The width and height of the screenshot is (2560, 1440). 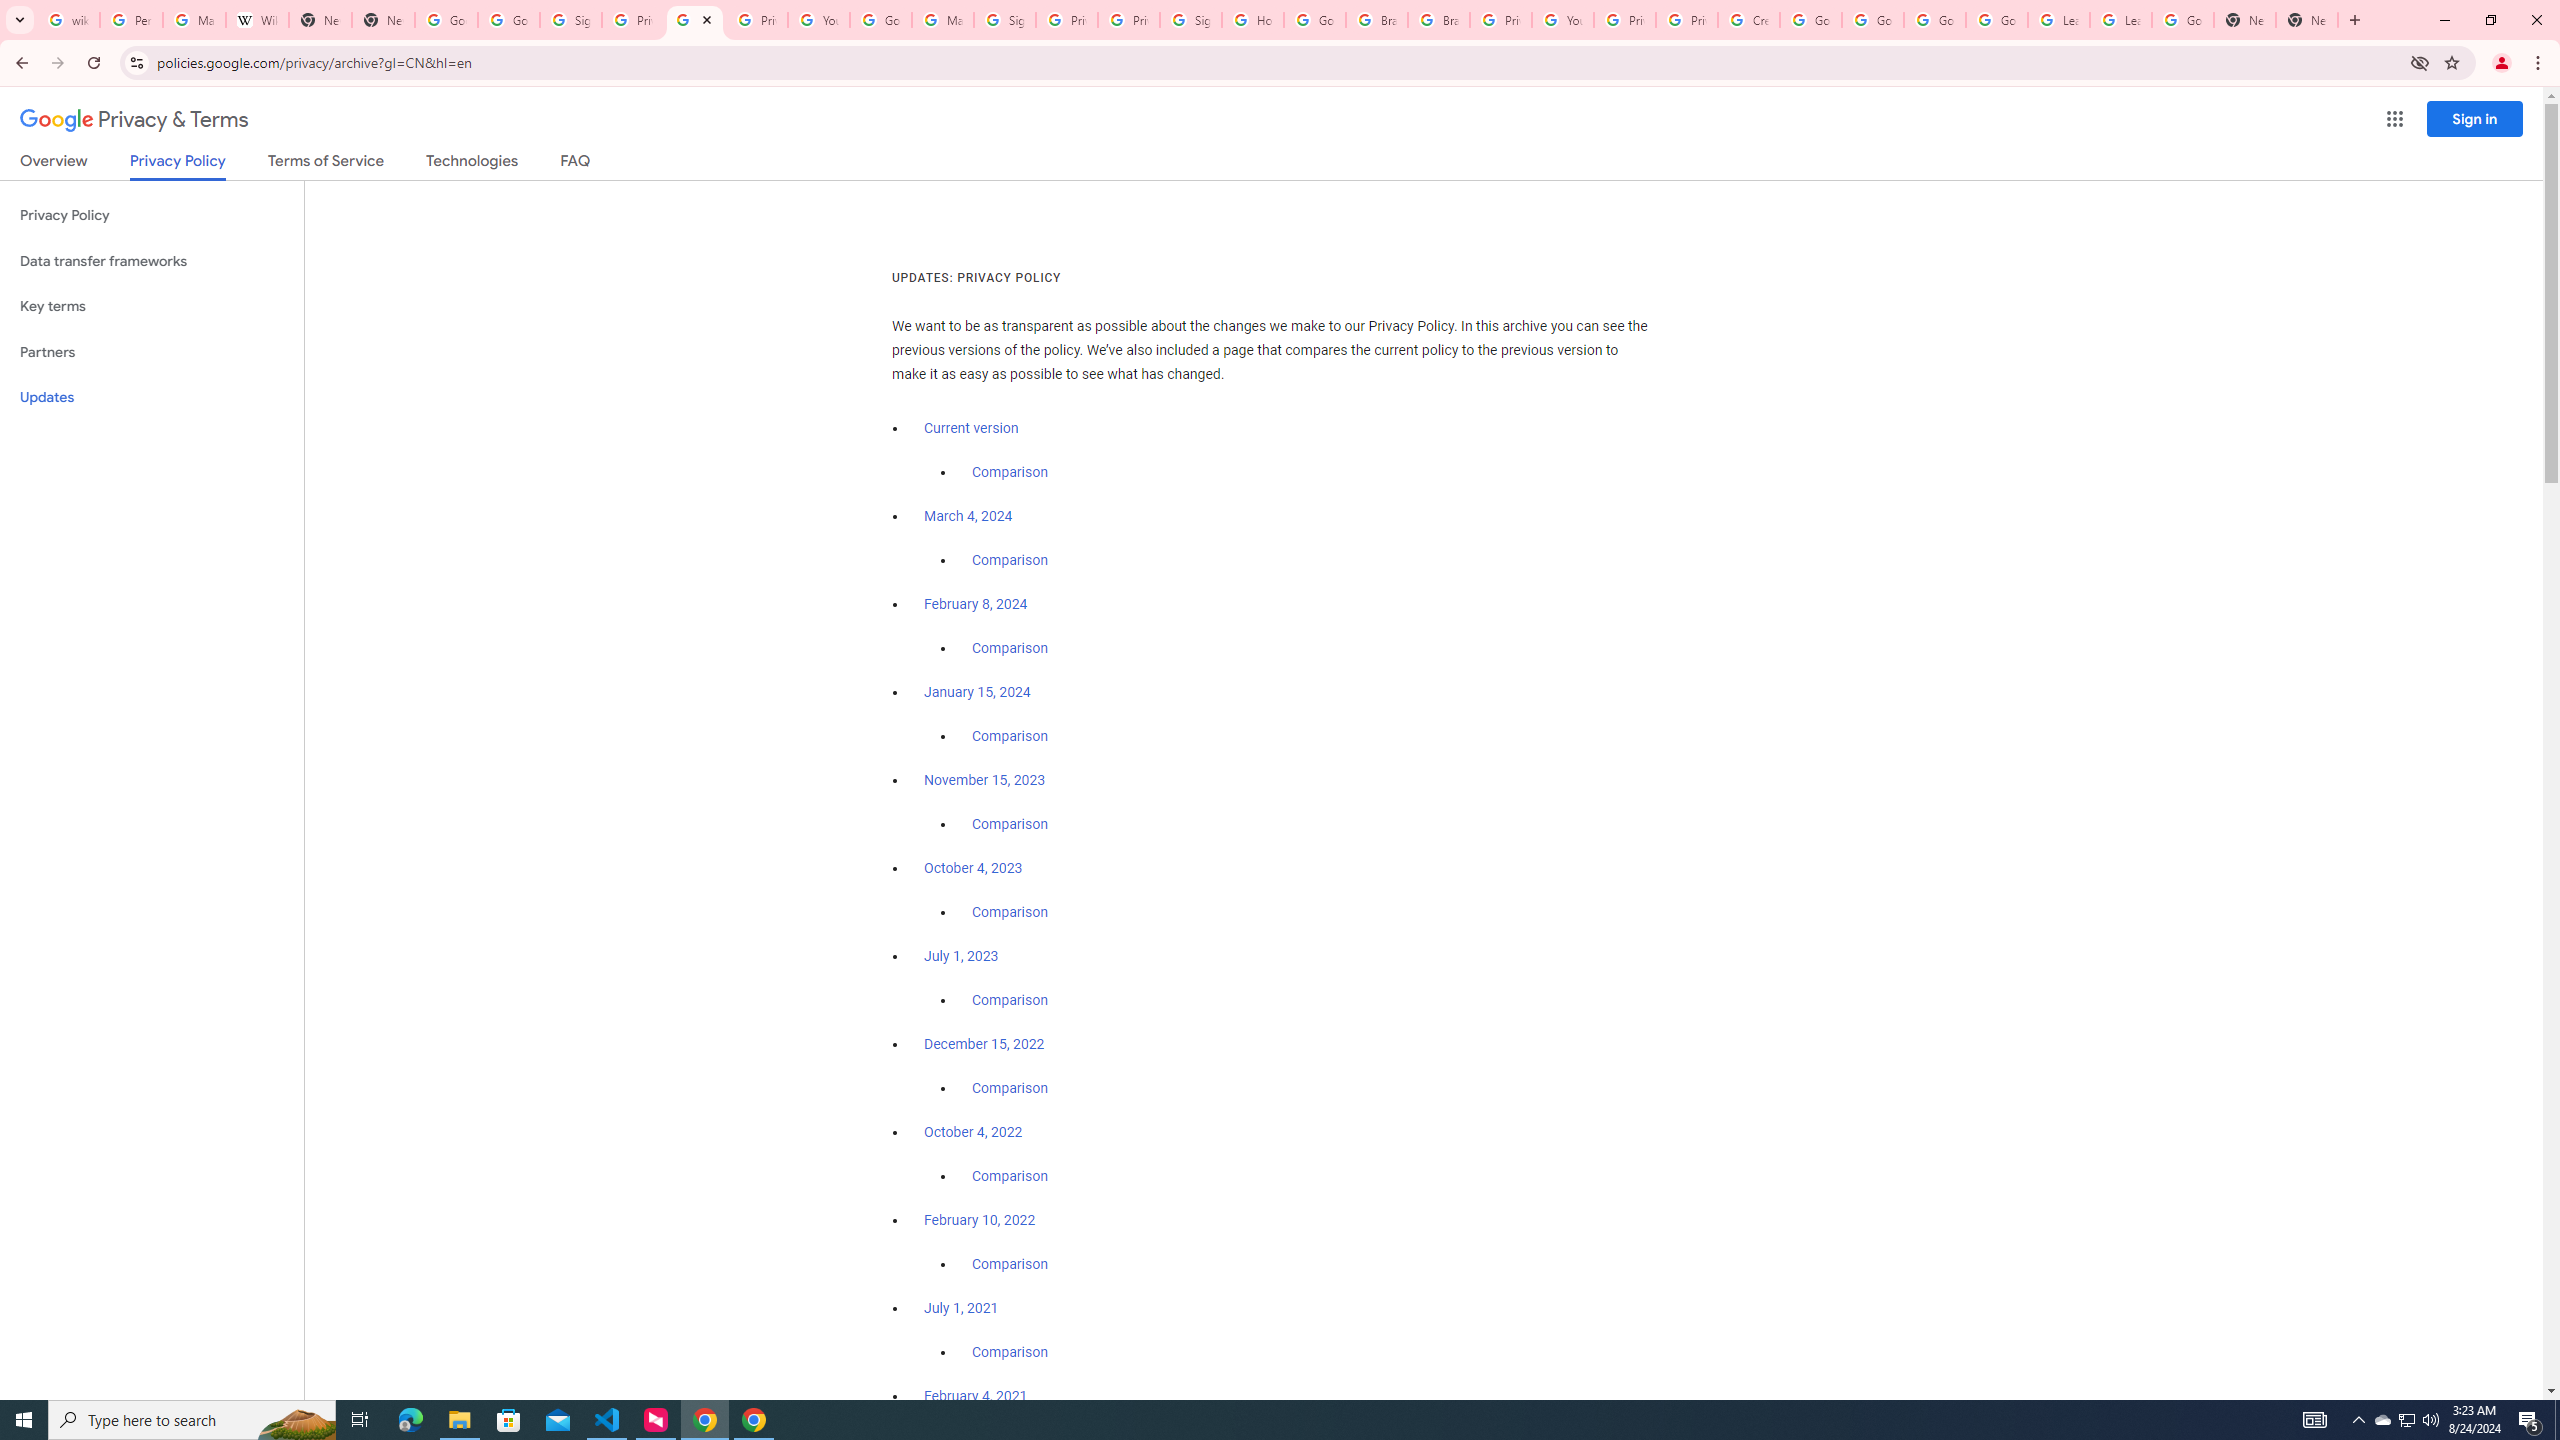 What do you see at coordinates (151, 215) in the screenshot?
I see `'Privacy Policy'` at bounding box center [151, 215].